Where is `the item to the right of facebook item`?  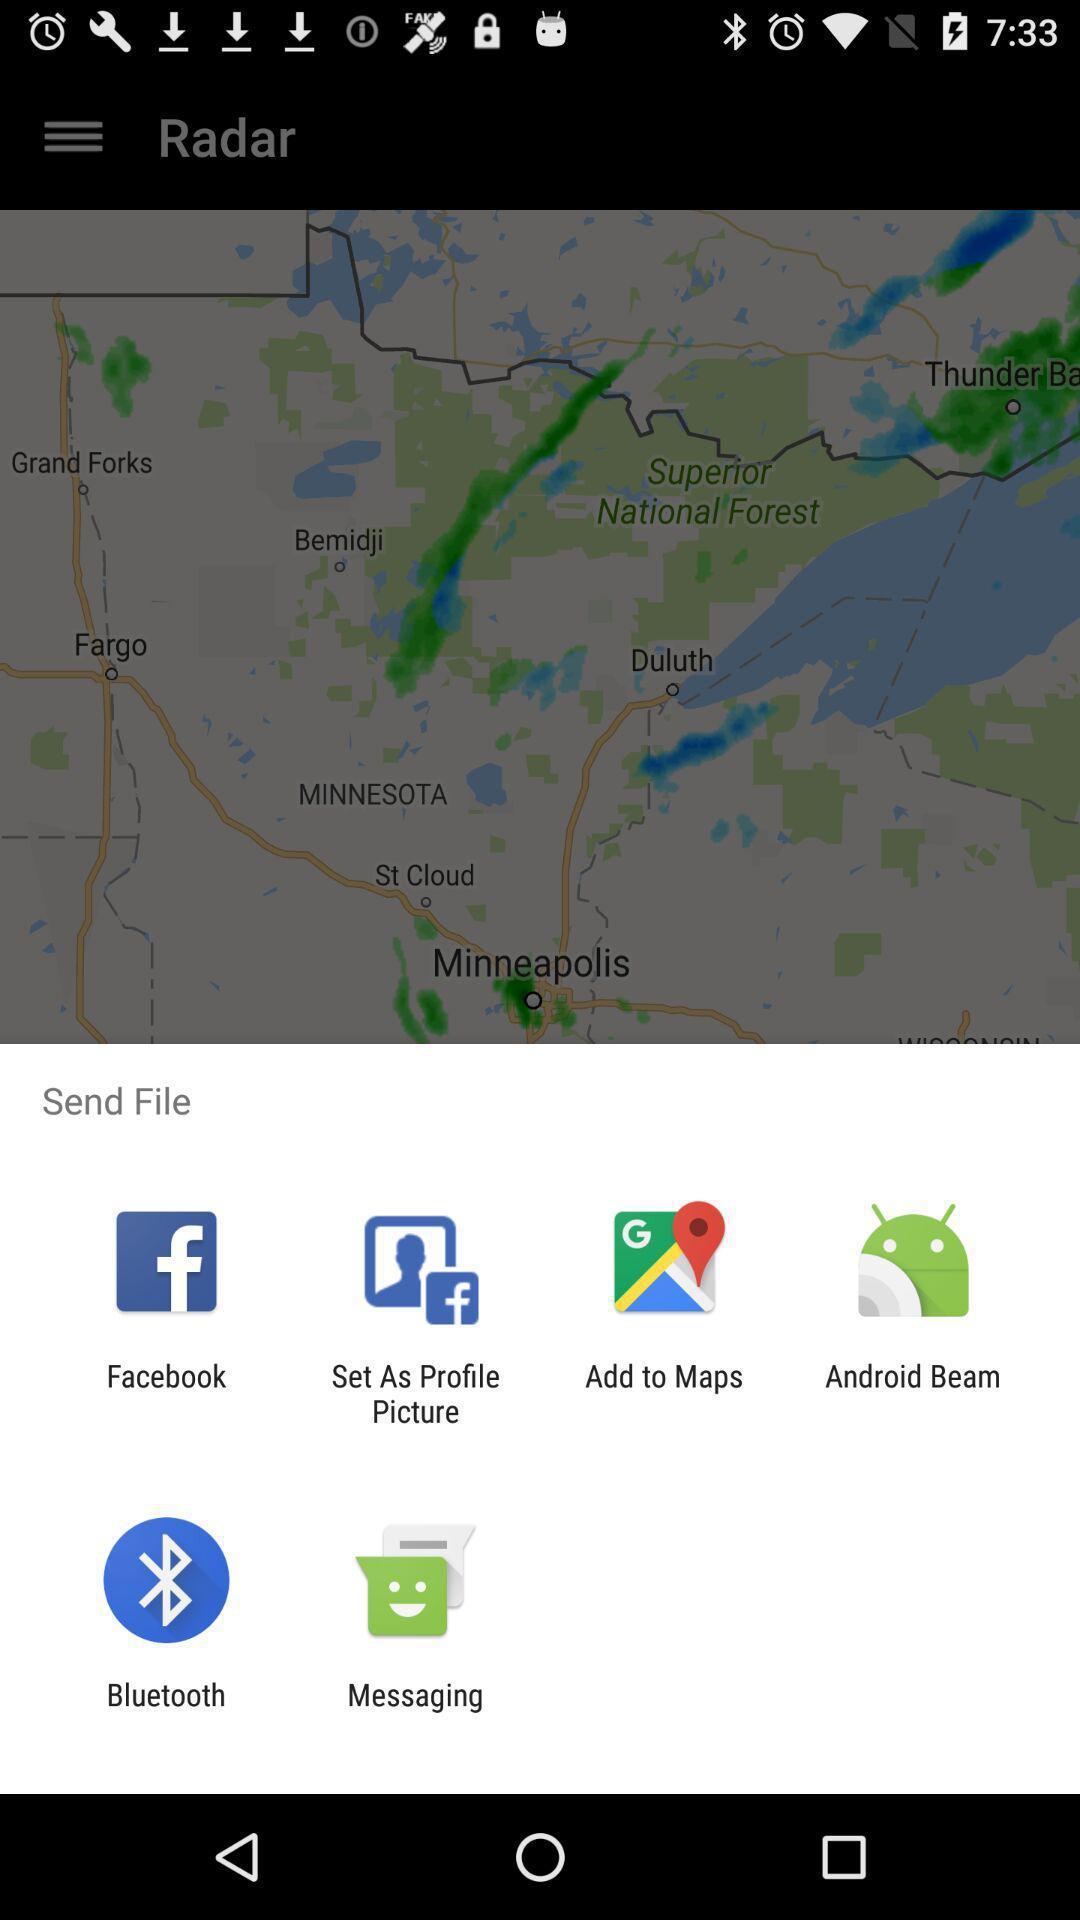 the item to the right of facebook item is located at coordinates (414, 1392).